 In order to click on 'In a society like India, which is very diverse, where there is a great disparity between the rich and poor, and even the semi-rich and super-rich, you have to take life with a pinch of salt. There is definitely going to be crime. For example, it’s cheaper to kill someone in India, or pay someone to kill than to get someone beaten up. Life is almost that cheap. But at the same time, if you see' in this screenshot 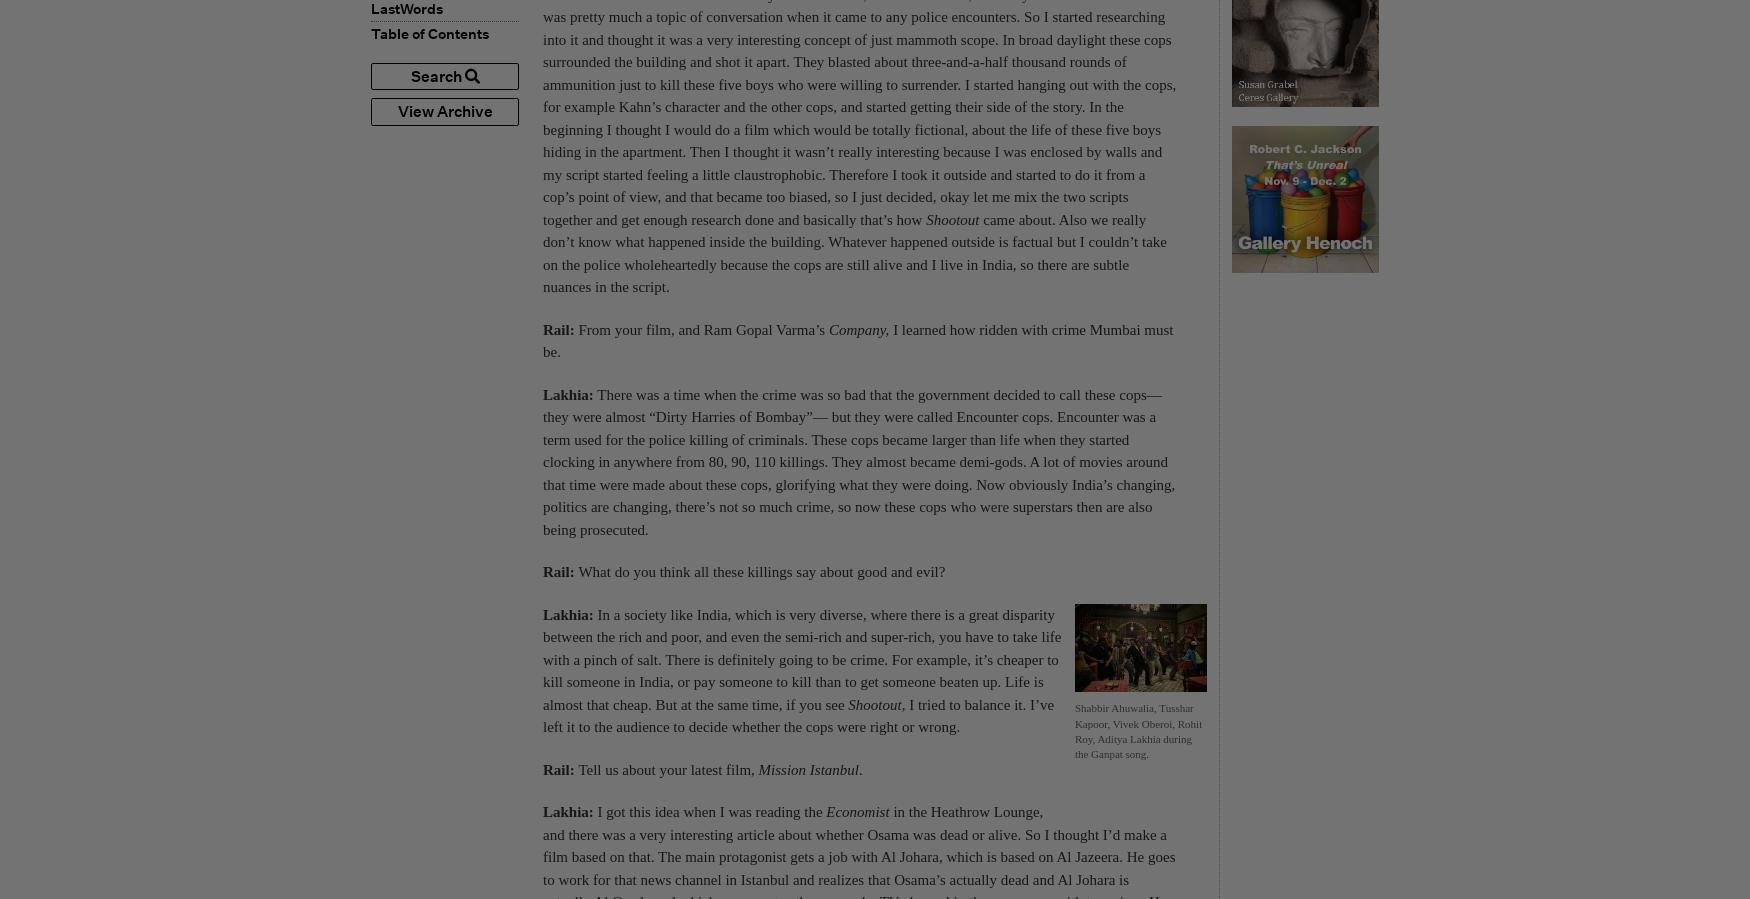, I will do `click(801, 657)`.